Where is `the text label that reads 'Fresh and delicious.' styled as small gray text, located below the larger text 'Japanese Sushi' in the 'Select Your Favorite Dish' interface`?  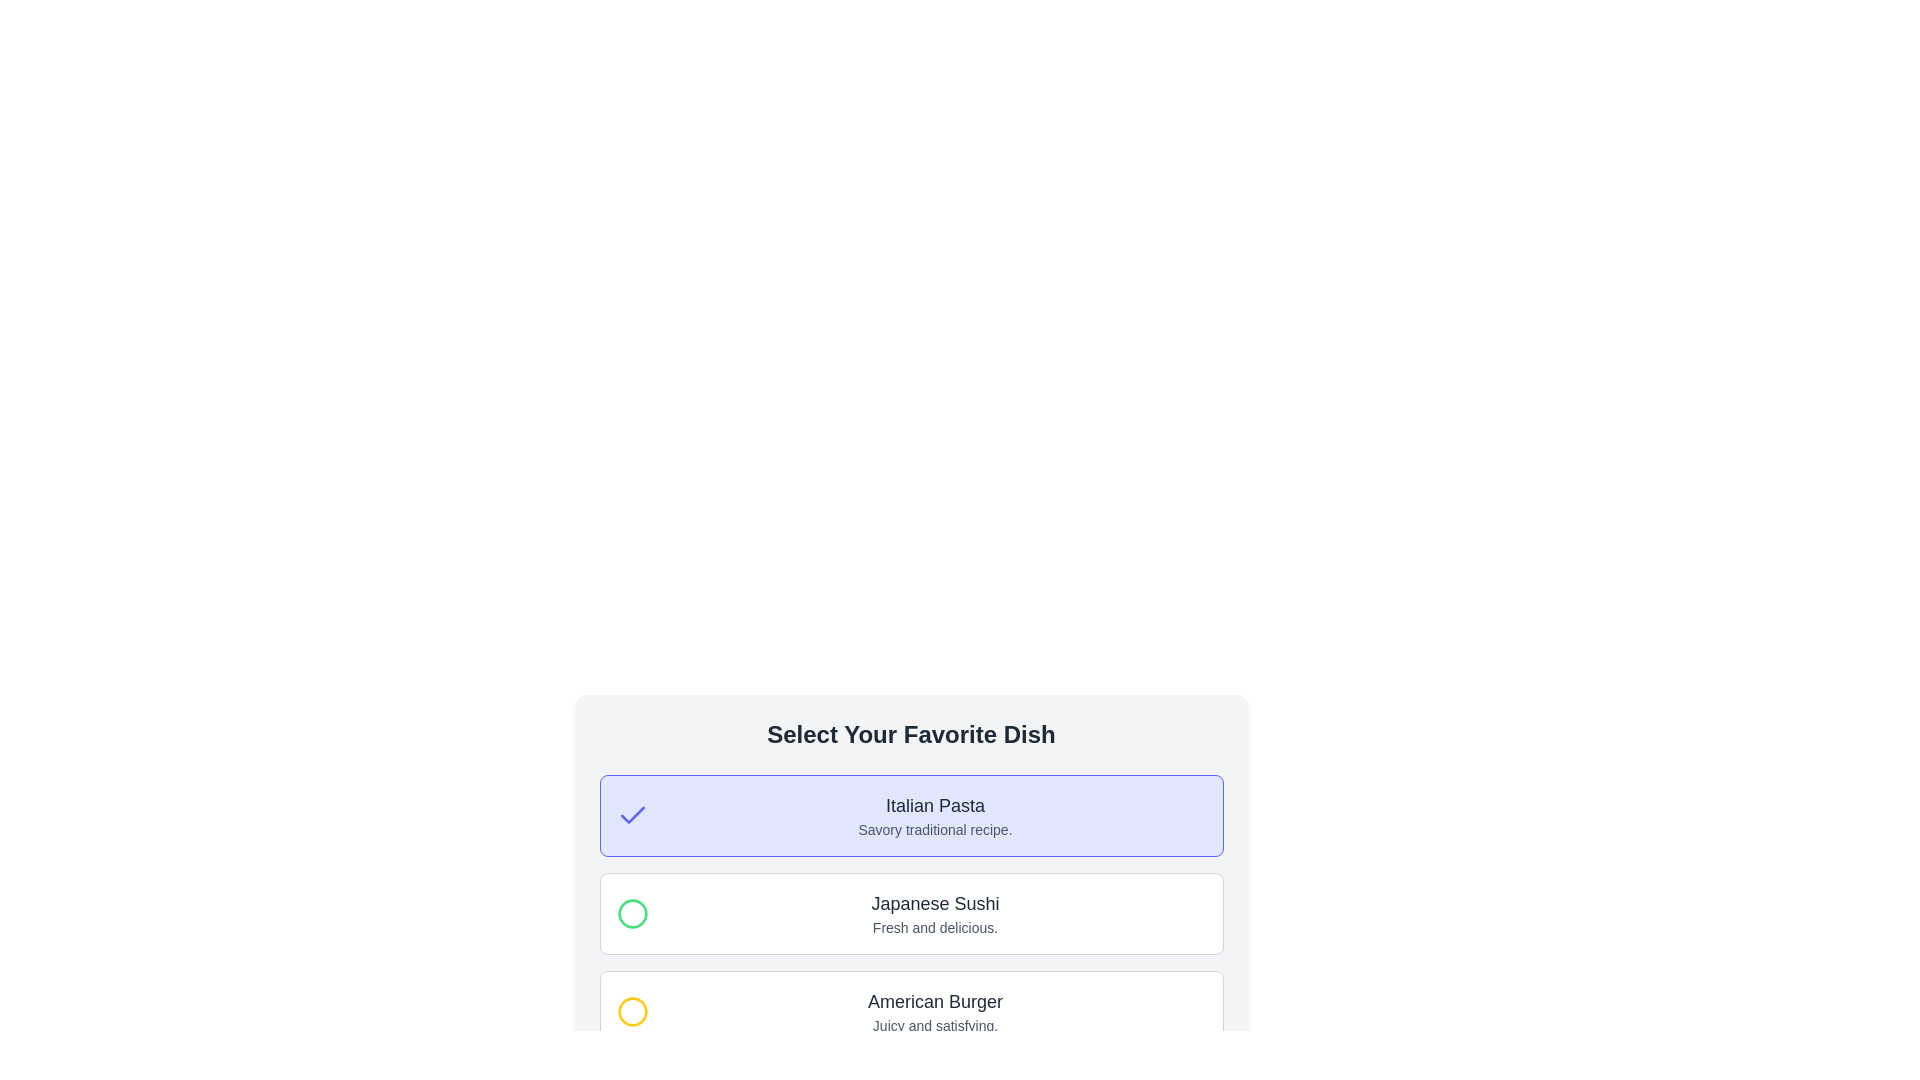 the text label that reads 'Fresh and delicious.' styled as small gray text, located below the larger text 'Japanese Sushi' in the 'Select Your Favorite Dish' interface is located at coordinates (934, 928).